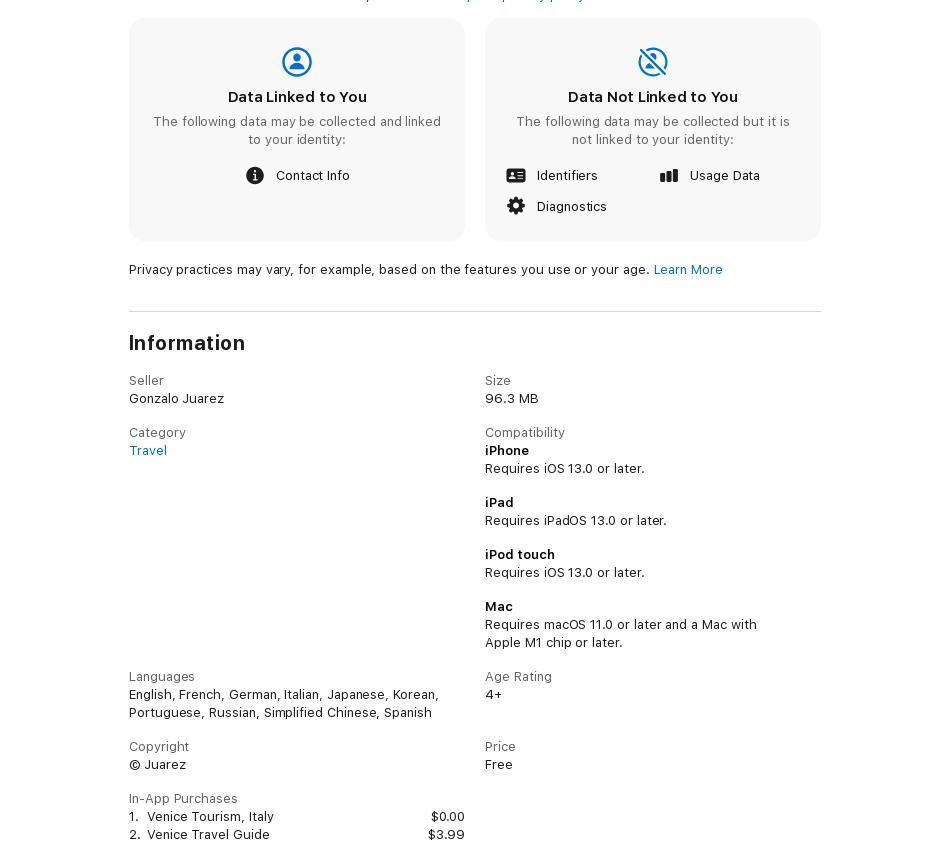  I want to click on 'iPhone', so click(506, 448).